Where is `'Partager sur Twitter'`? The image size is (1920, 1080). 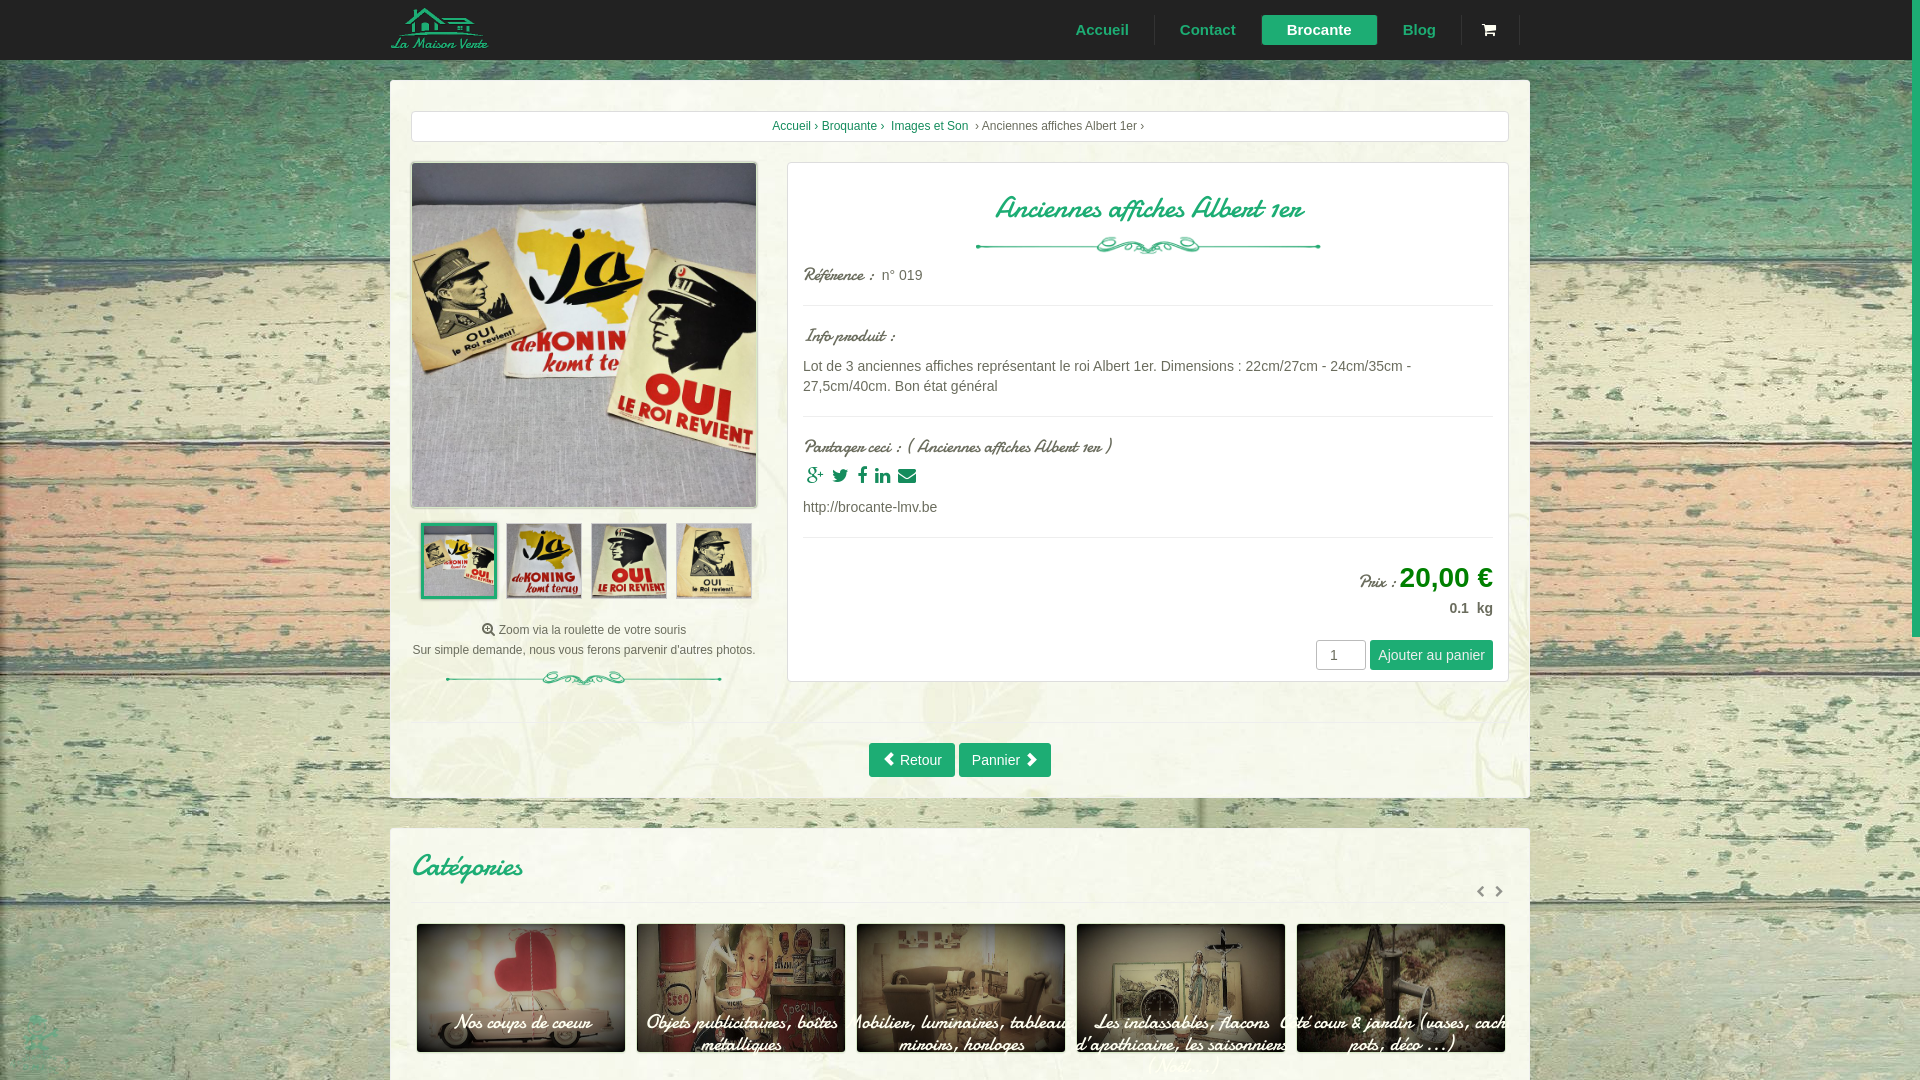
'Partager sur Twitter' is located at coordinates (840, 476).